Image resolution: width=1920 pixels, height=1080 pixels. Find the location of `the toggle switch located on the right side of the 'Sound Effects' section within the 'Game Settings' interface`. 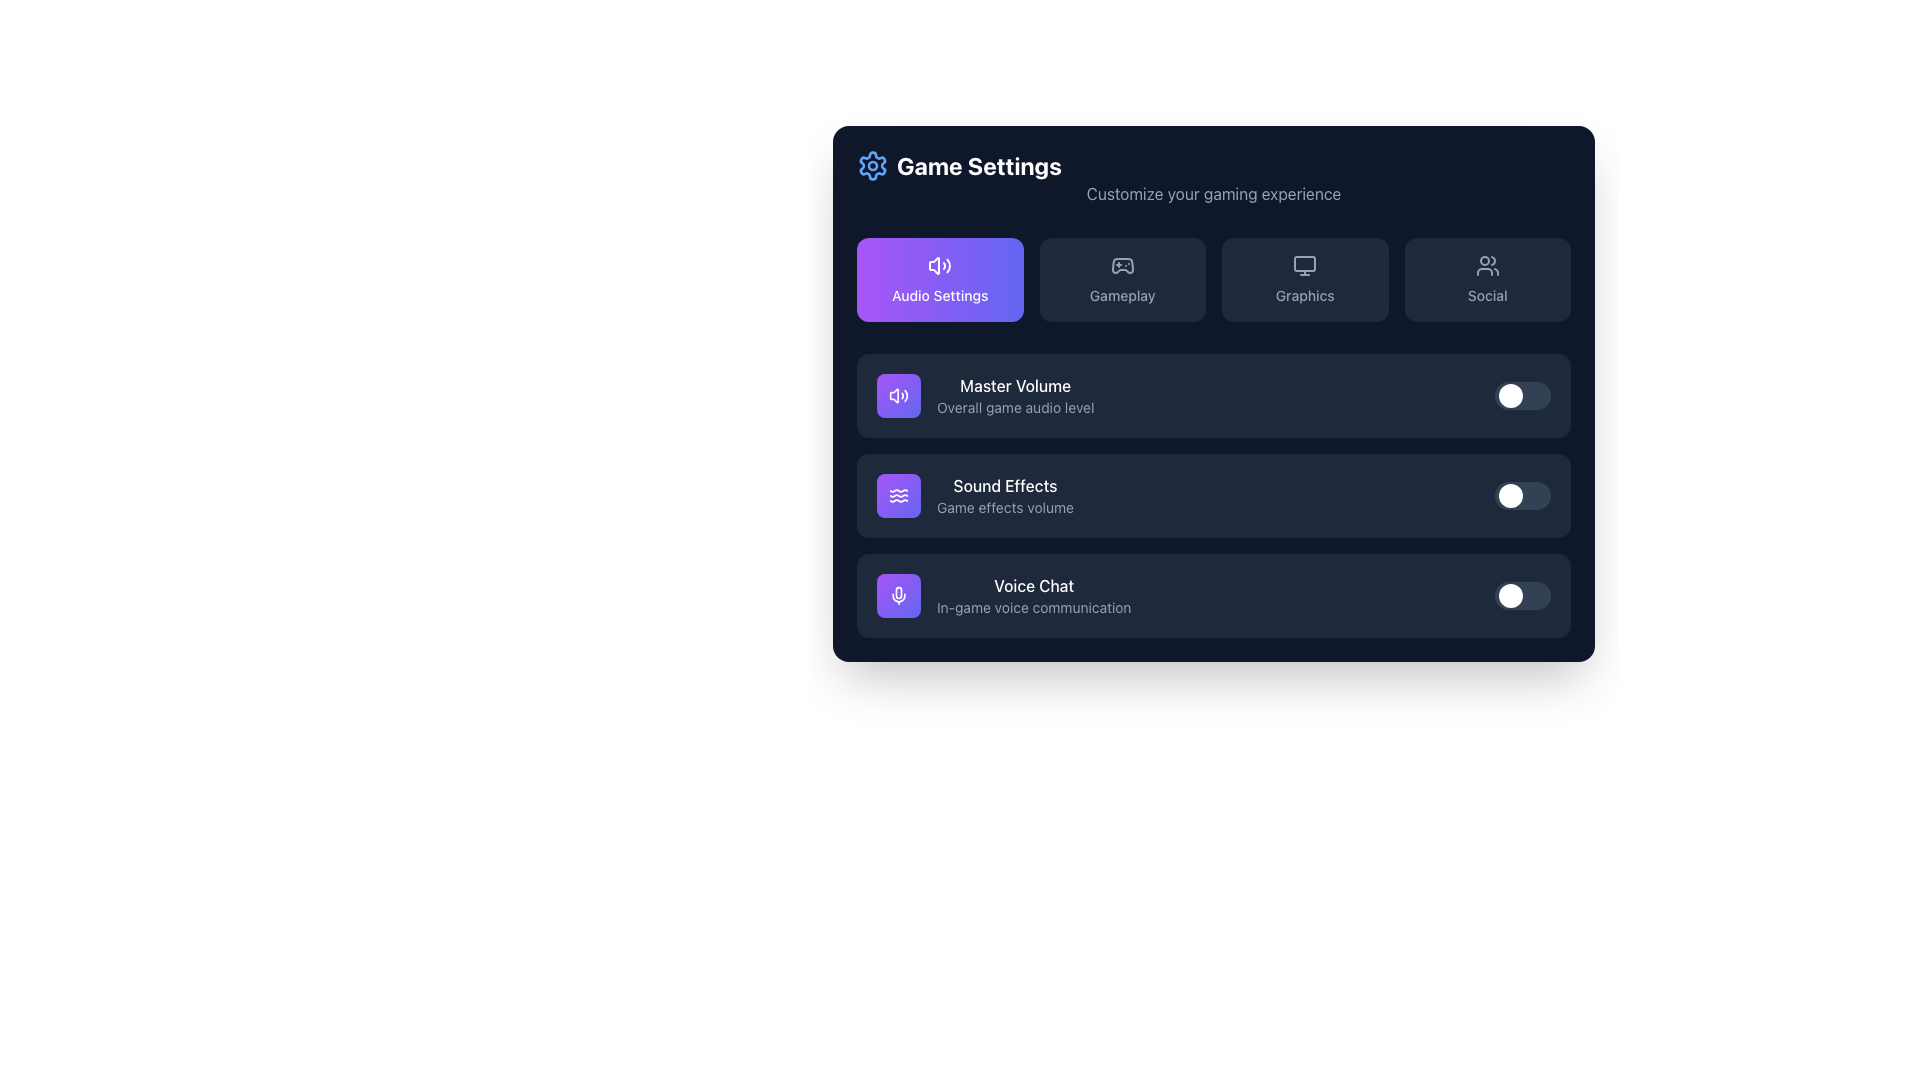

the toggle switch located on the right side of the 'Sound Effects' section within the 'Game Settings' interface is located at coordinates (1521, 495).